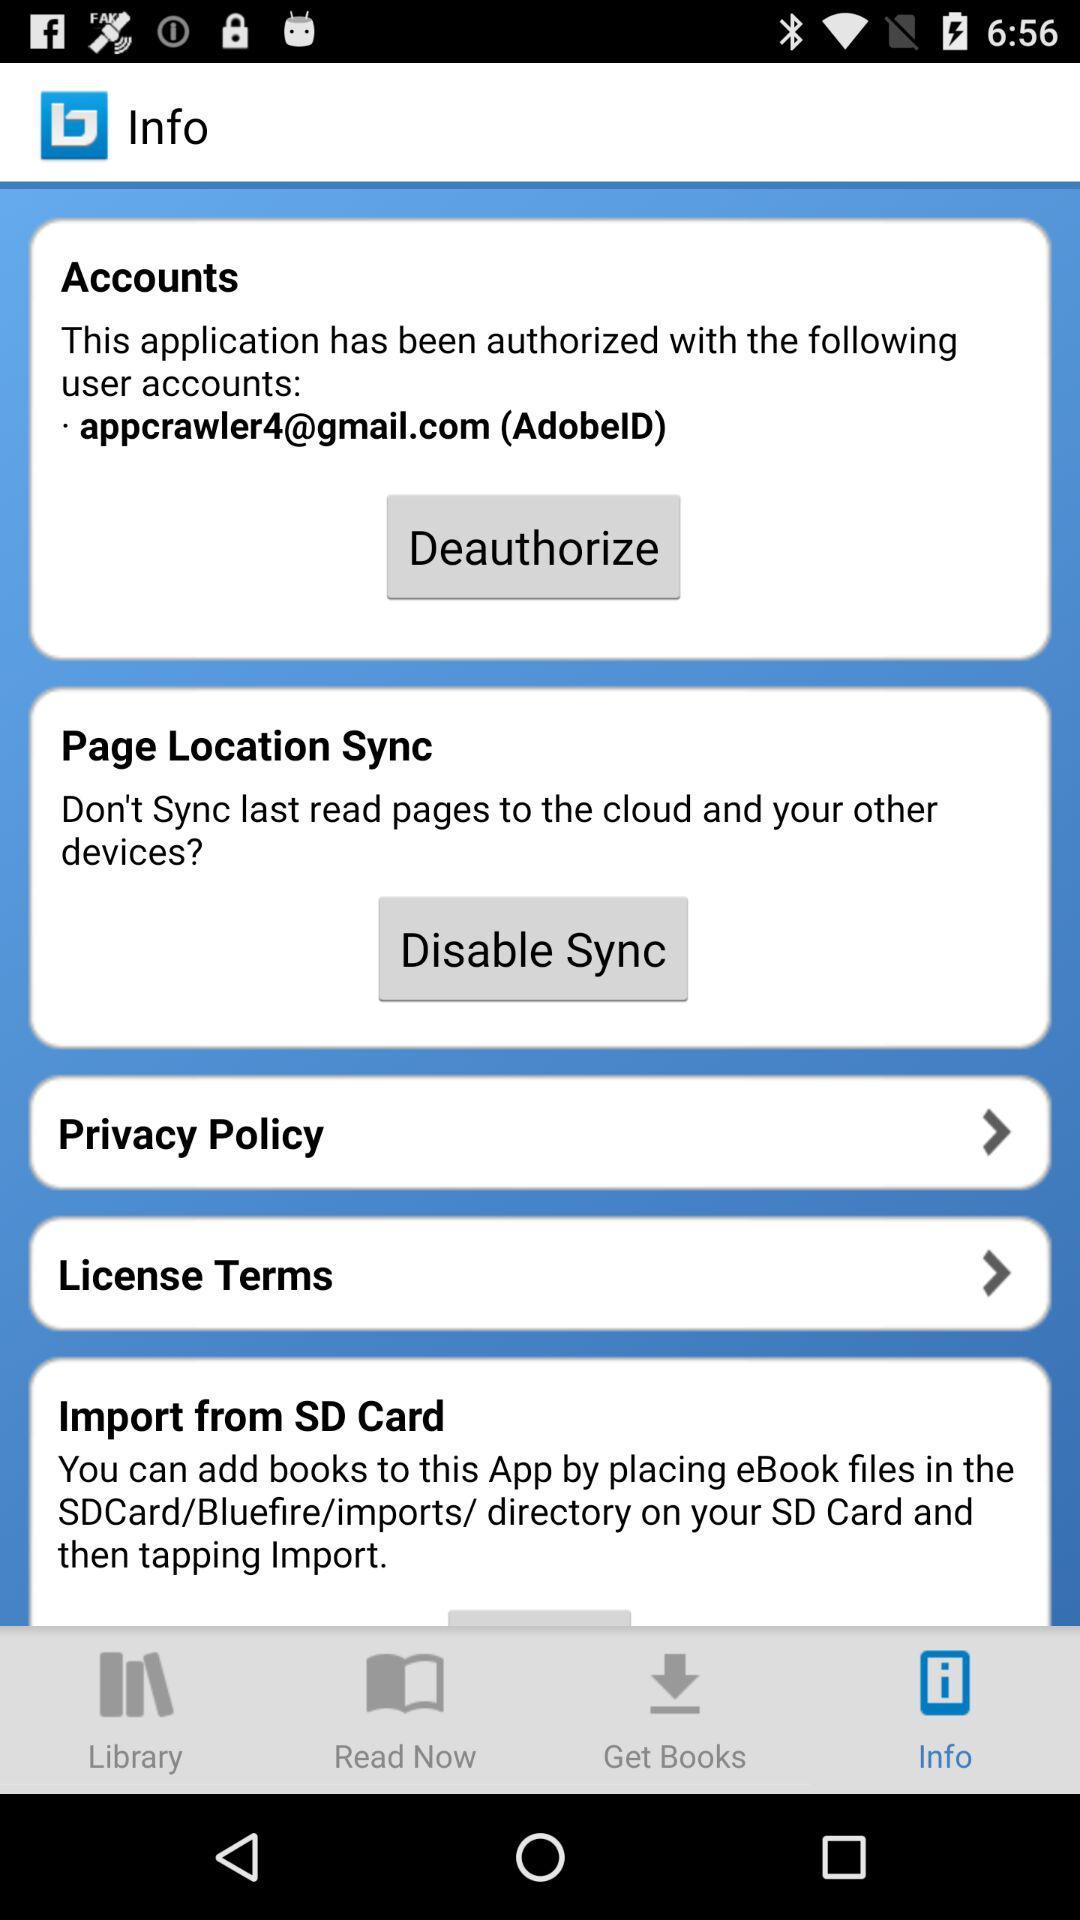 The height and width of the screenshot is (1920, 1080). Describe the element at coordinates (945, 1708) in the screenshot. I see `more info icon` at that location.